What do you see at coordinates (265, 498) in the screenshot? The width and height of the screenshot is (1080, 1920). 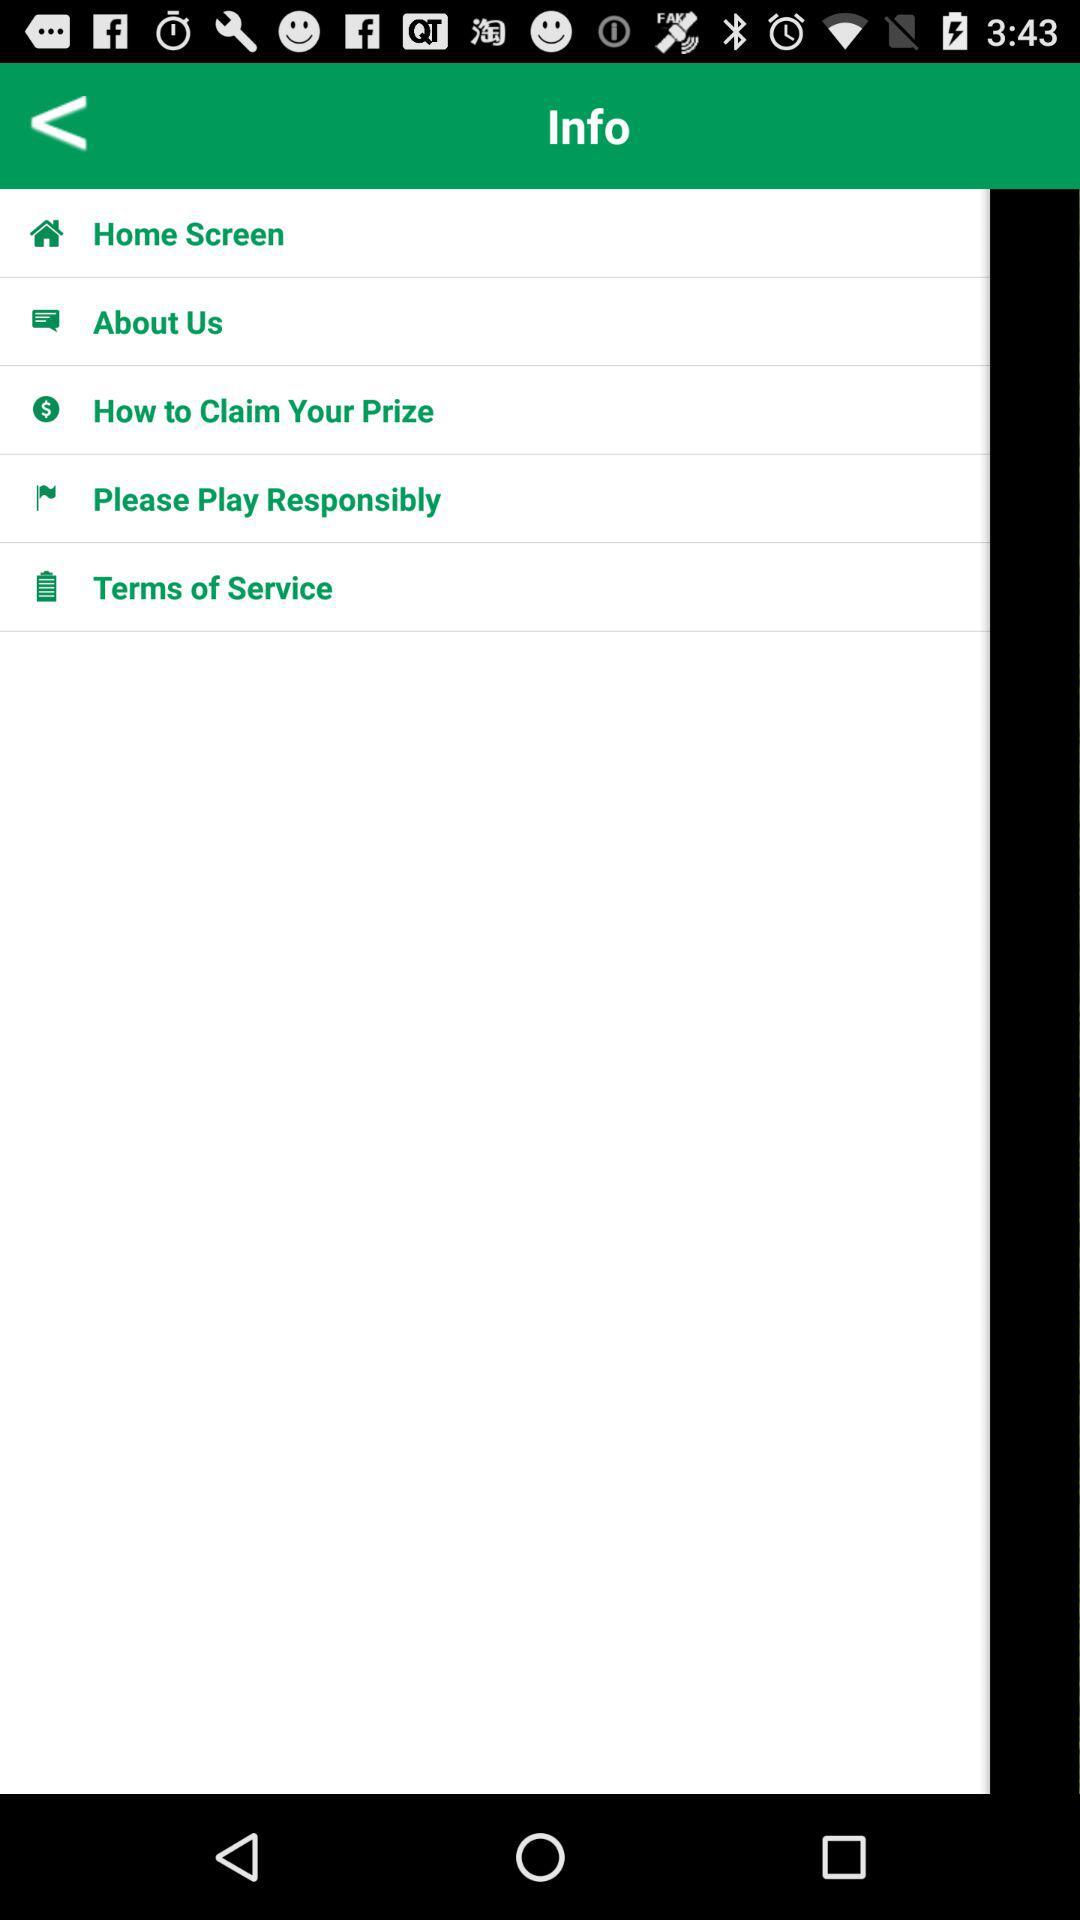 I see `icon above the terms of service app` at bounding box center [265, 498].